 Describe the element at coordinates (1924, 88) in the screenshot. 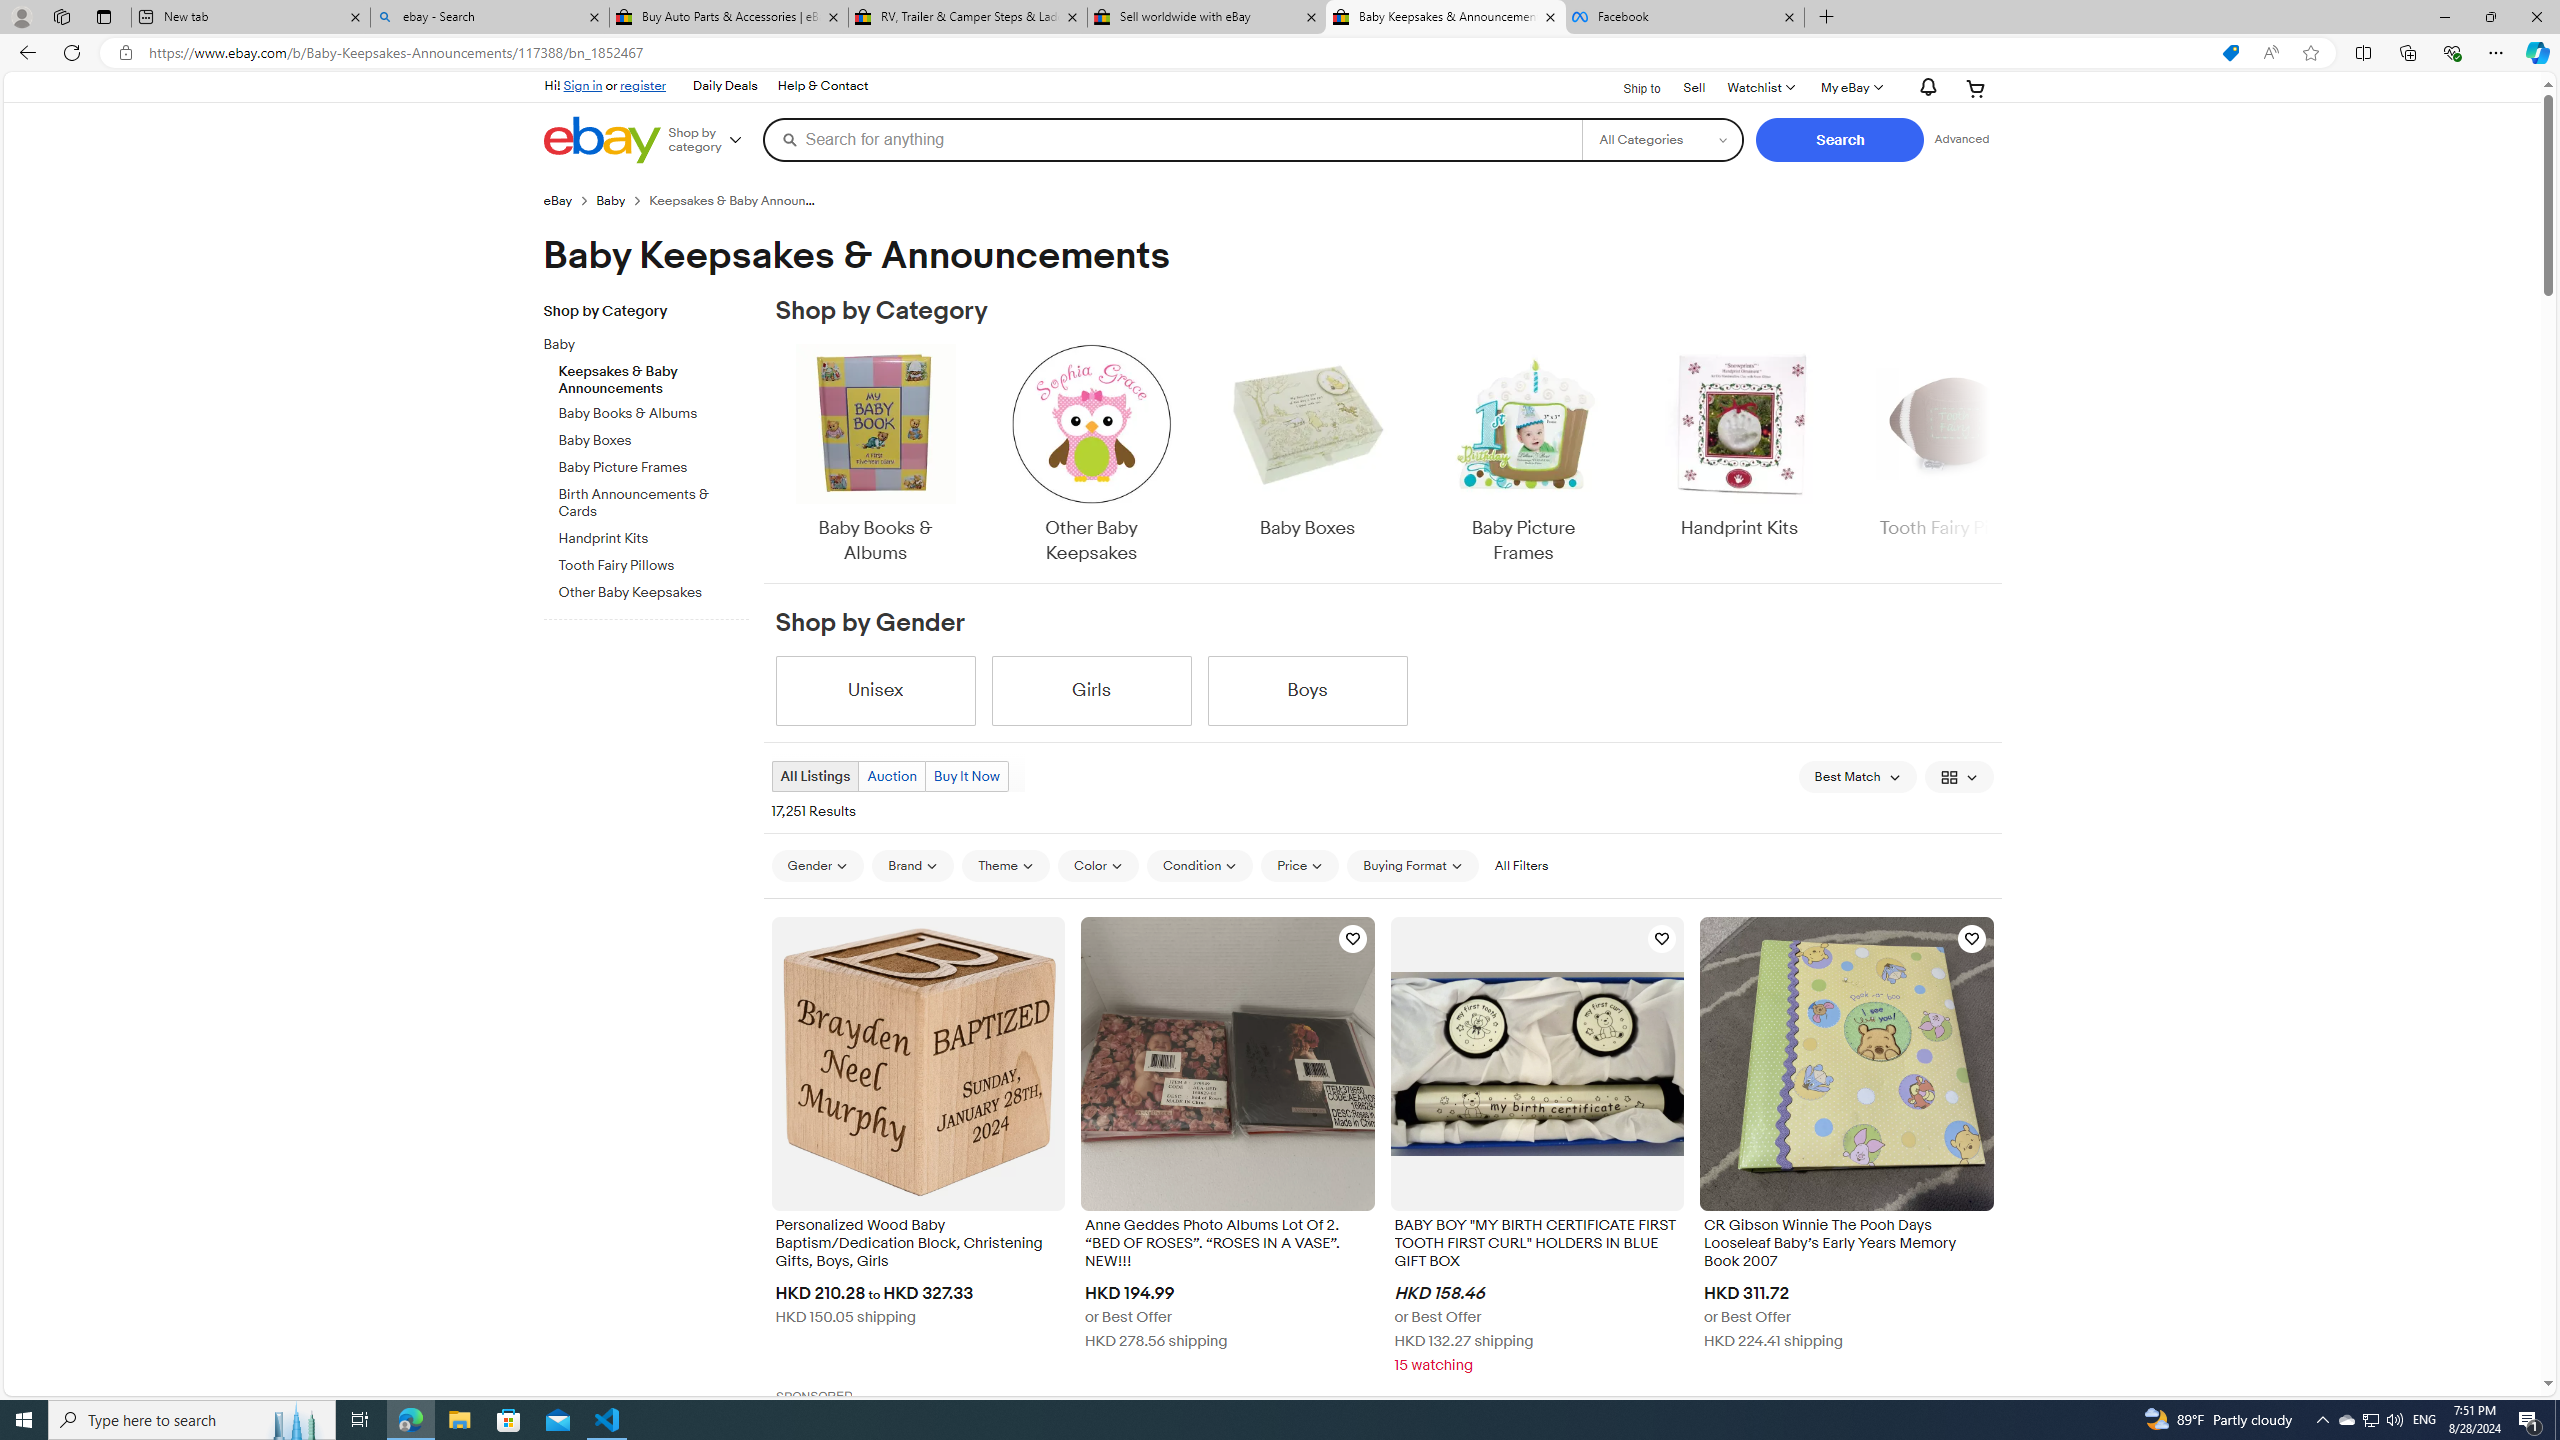

I see `'AutomationID: gh-eb-Alerts'` at that location.